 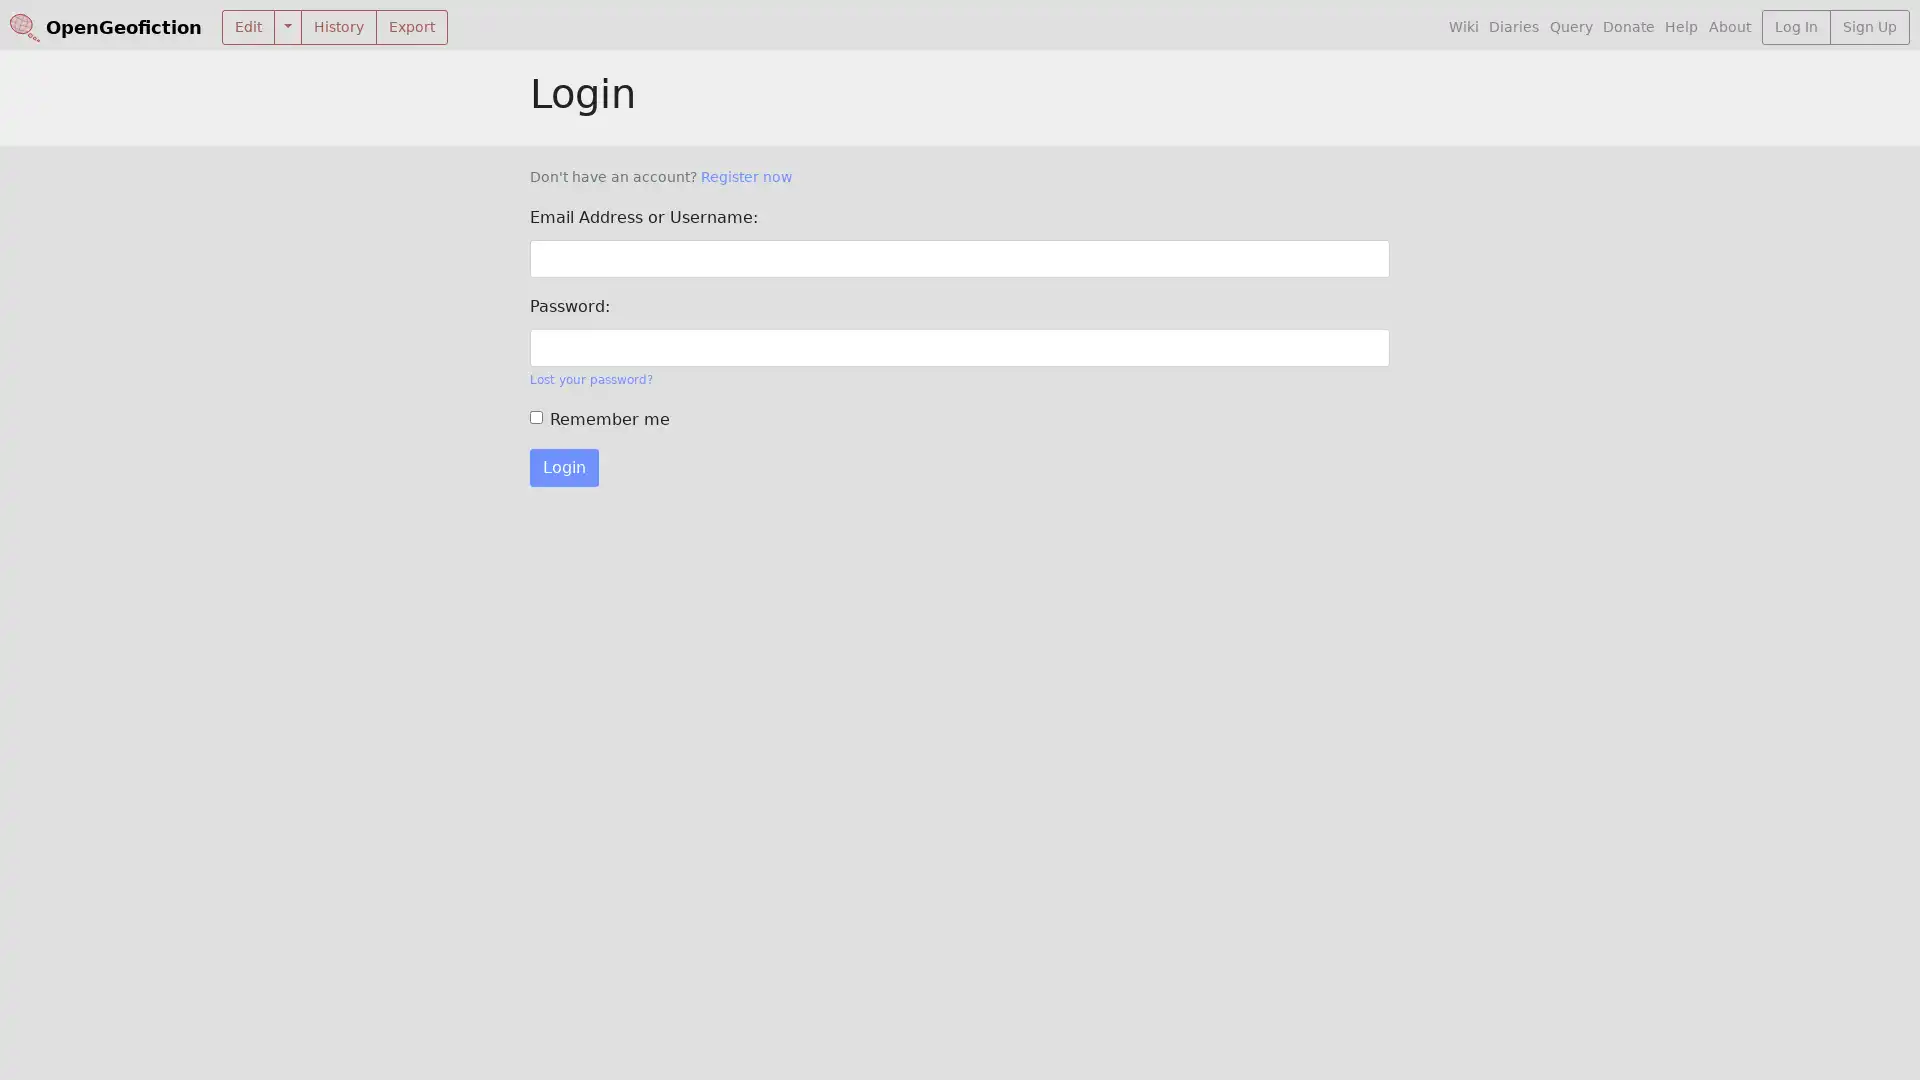 What do you see at coordinates (563, 467) in the screenshot?
I see `Login` at bounding box center [563, 467].